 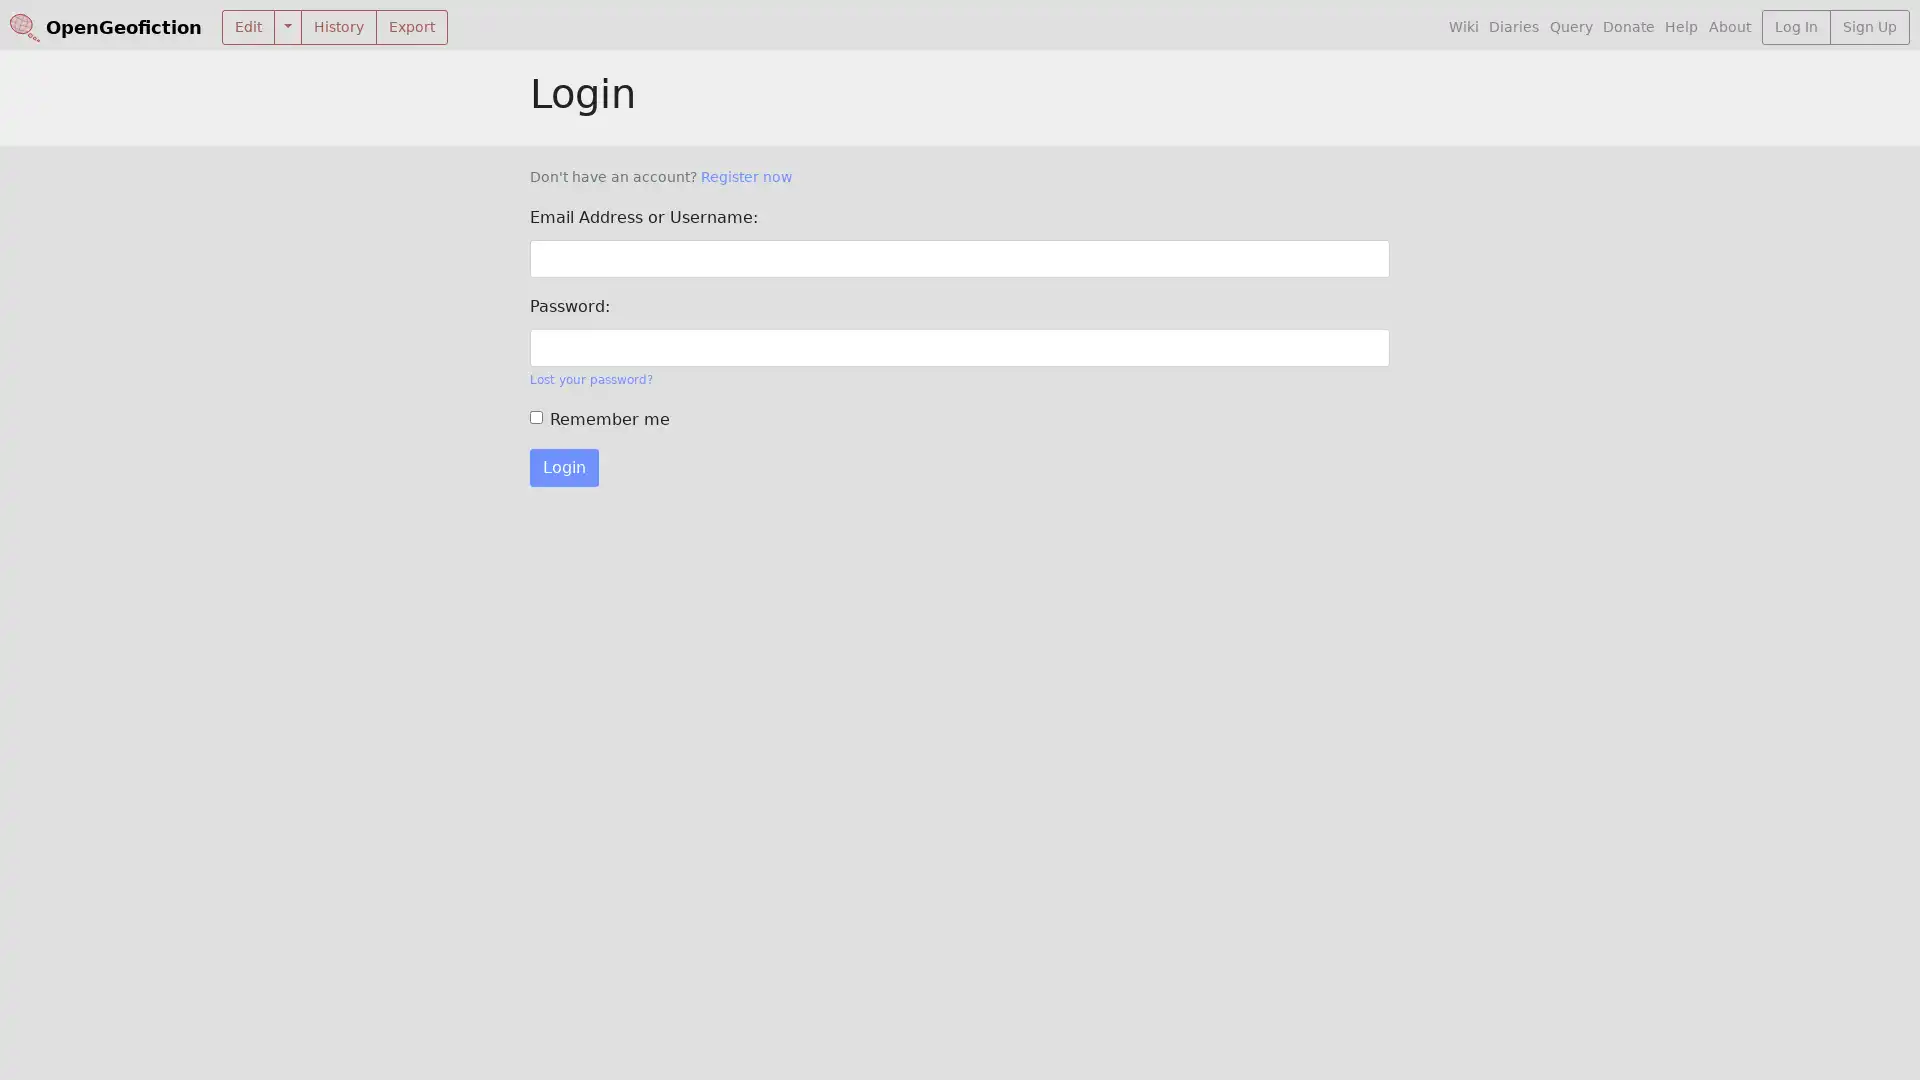 What do you see at coordinates (563, 467) in the screenshot?
I see `Login` at bounding box center [563, 467].